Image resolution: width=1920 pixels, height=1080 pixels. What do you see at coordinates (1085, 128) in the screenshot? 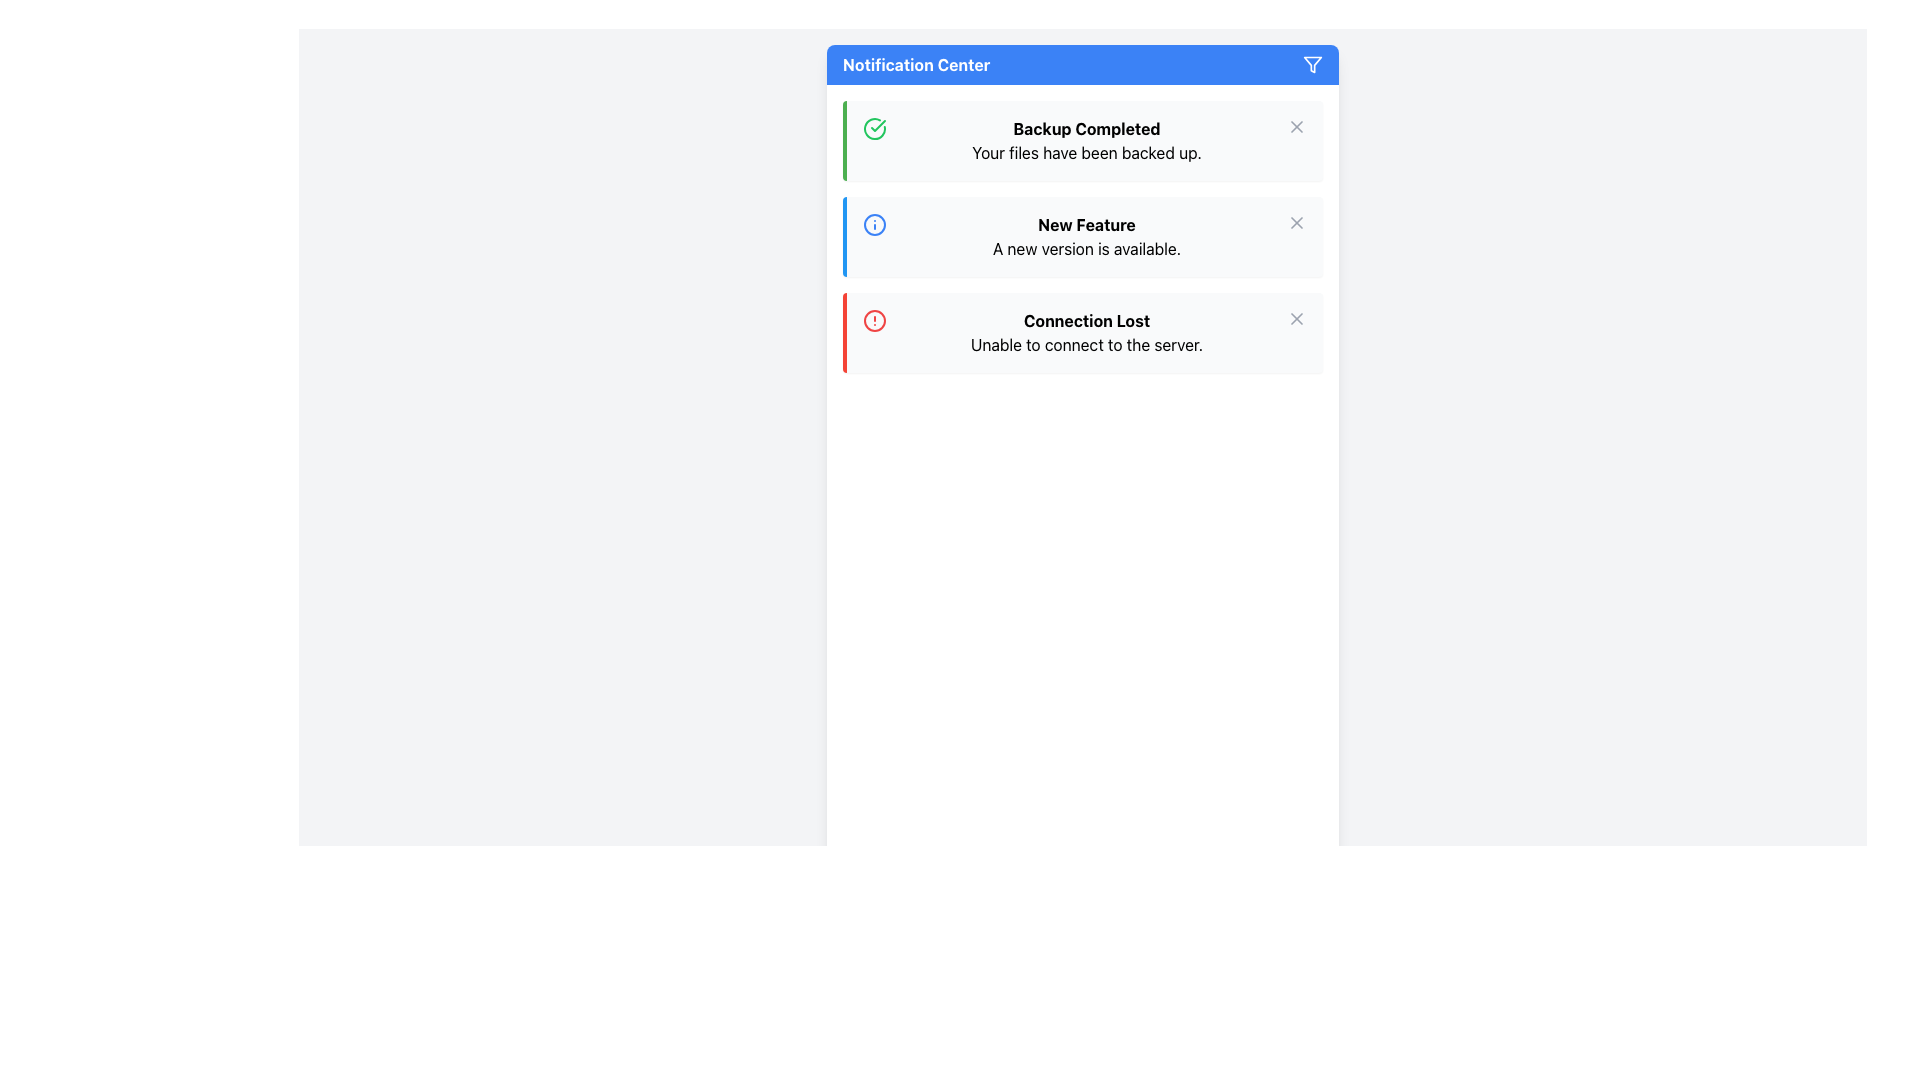
I see `the bold text label displaying 'Backup Completed' located at the top of the first notification block in the Notification Center` at bounding box center [1085, 128].